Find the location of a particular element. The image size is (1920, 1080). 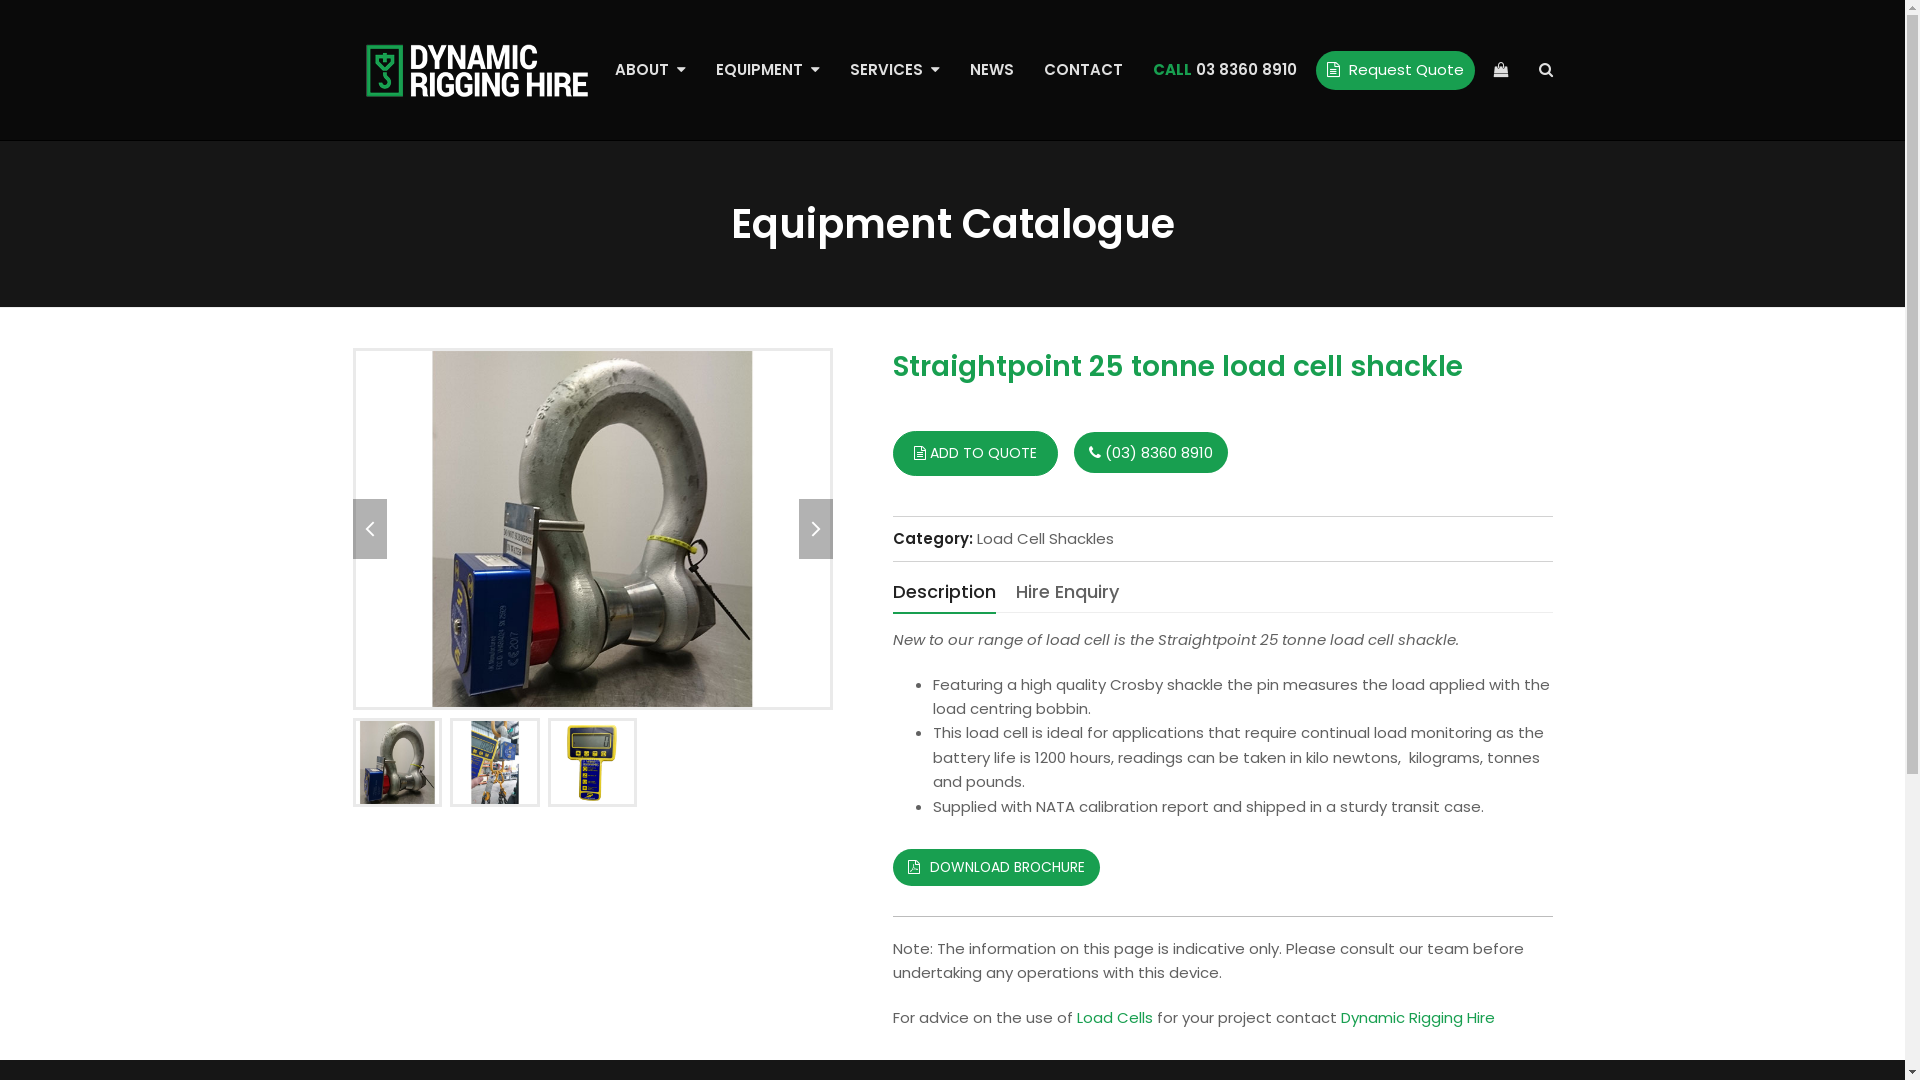

'CALL 03 8360 8910' is located at coordinates (1223, 68).